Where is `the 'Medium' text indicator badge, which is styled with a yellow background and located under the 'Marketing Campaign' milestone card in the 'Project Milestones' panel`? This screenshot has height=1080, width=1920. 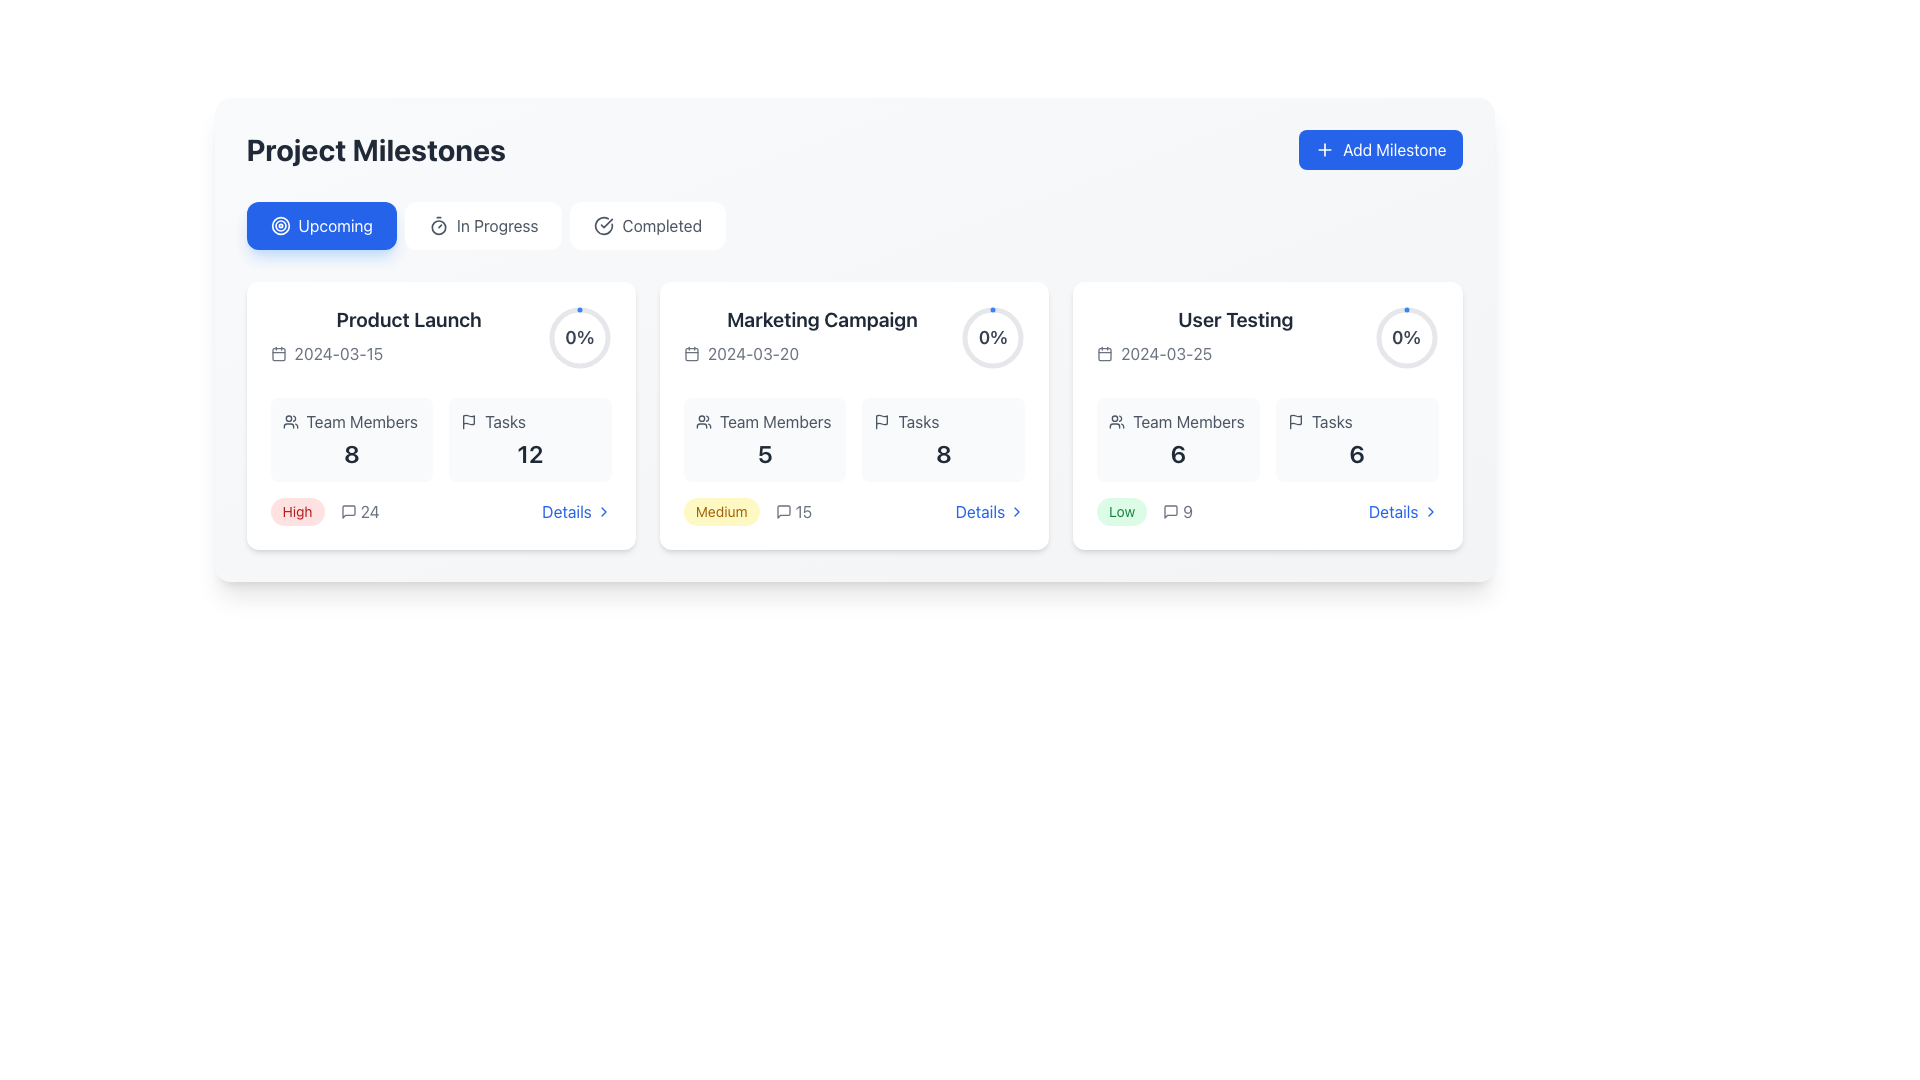
the 'Medium' text indicator badge, which is styled with a yellow background and located under the 'Marketing Campaign' milestone card in the 'Project Milestones' panel is located at coordinates (720, 511).